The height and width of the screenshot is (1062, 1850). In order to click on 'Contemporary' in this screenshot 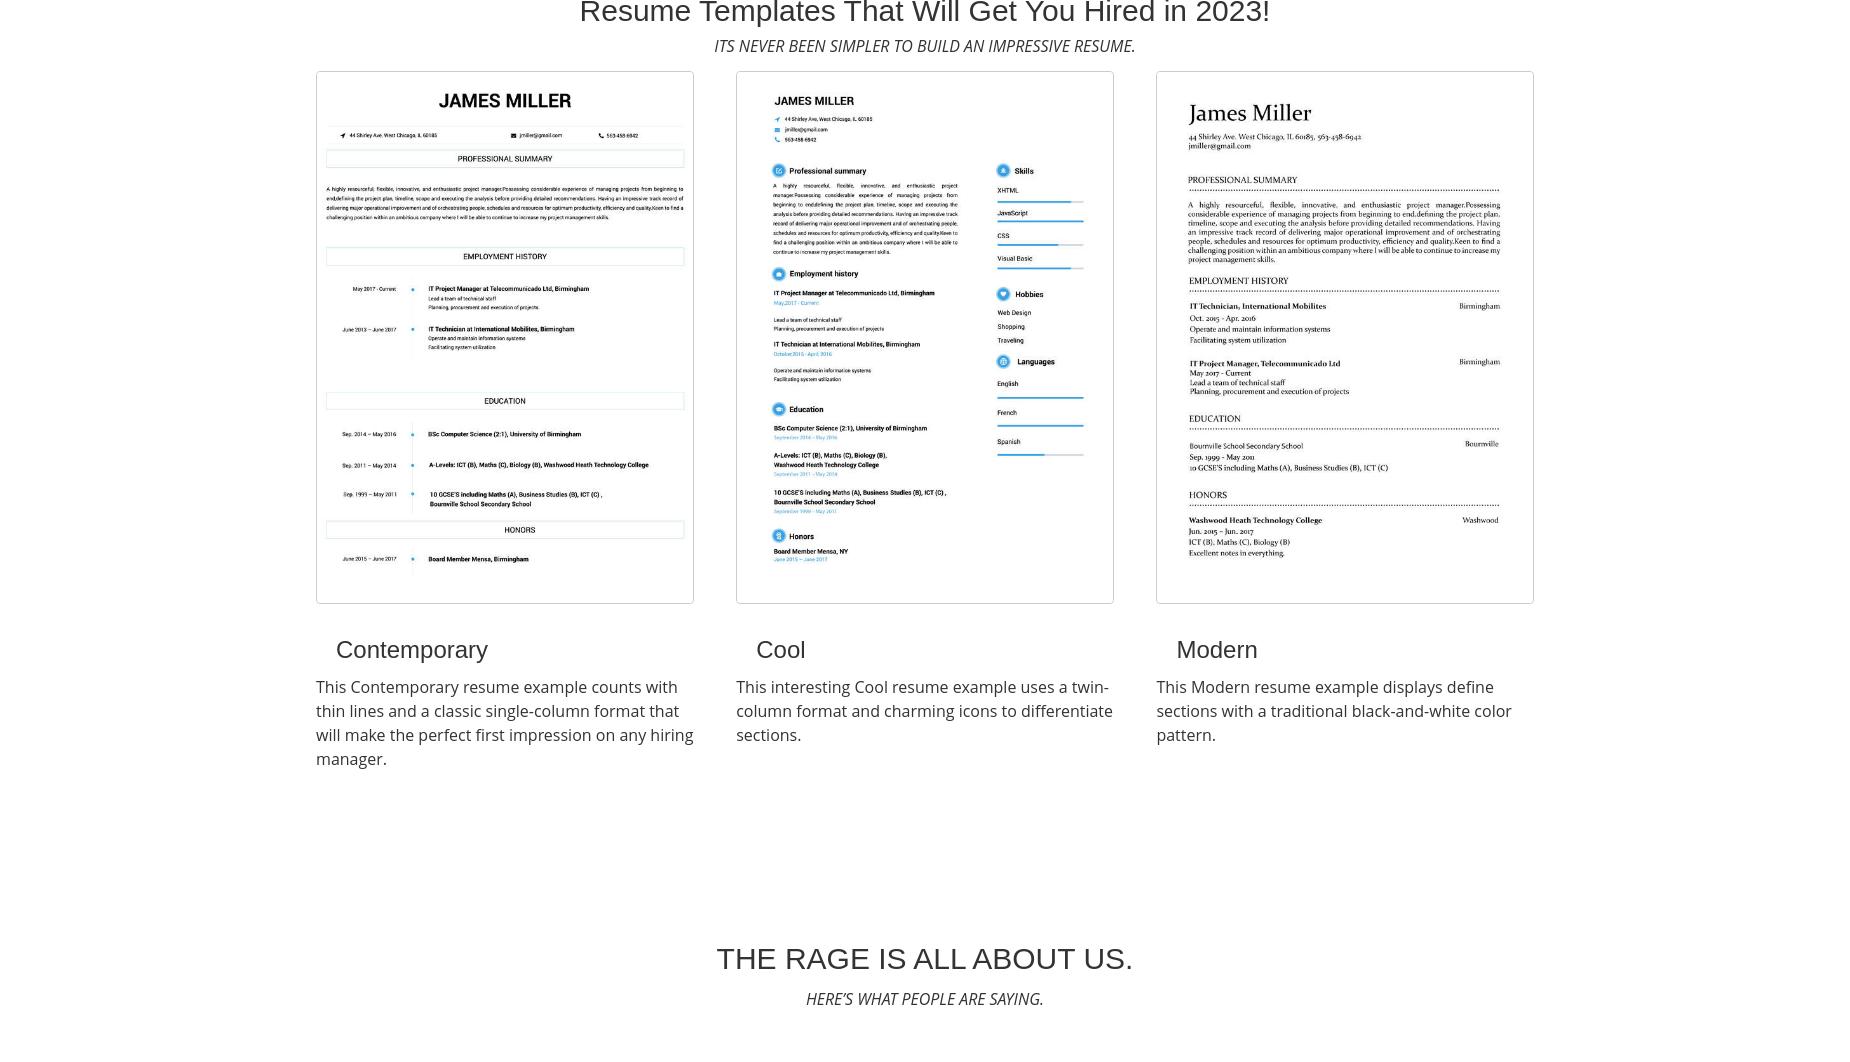, I will do `click(410, 649)`.